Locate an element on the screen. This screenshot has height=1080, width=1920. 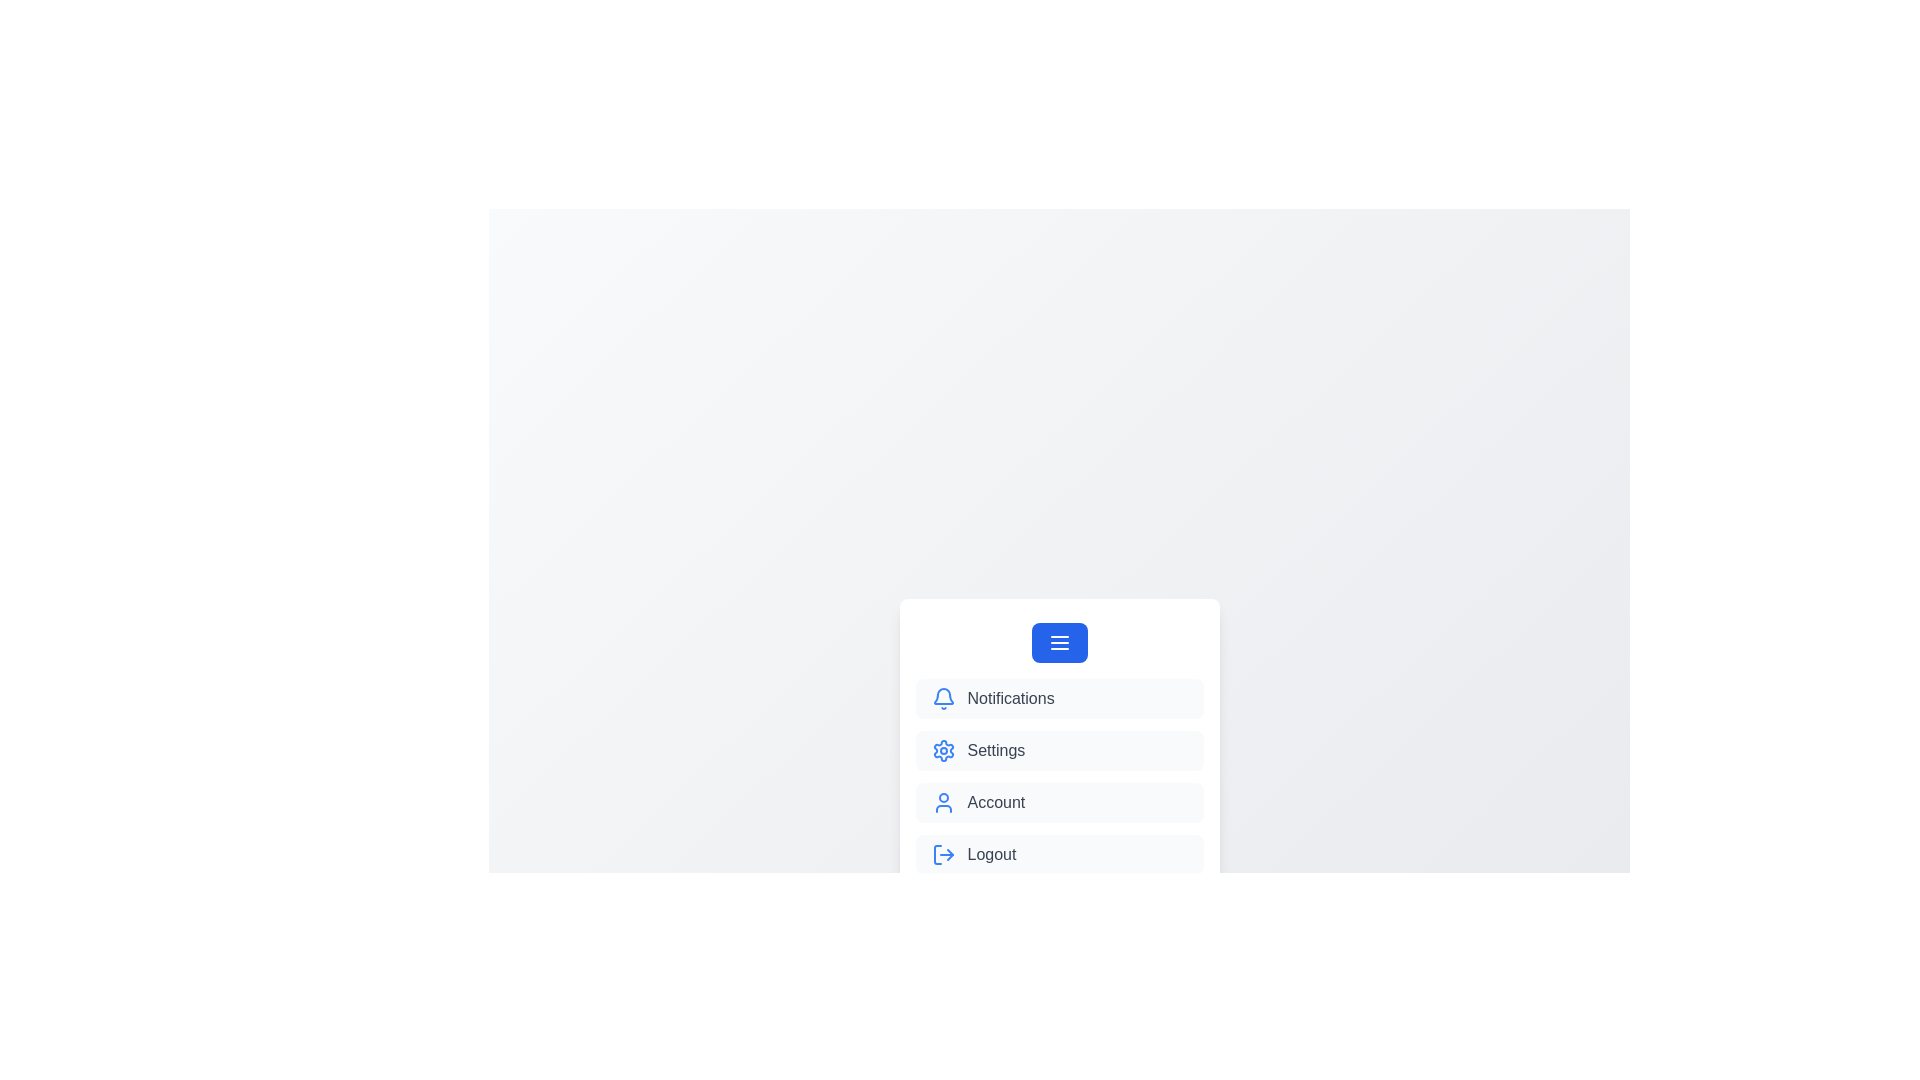
the menu option corresponding to Settings by clicking on its icon is located at coordinates (942, 751).